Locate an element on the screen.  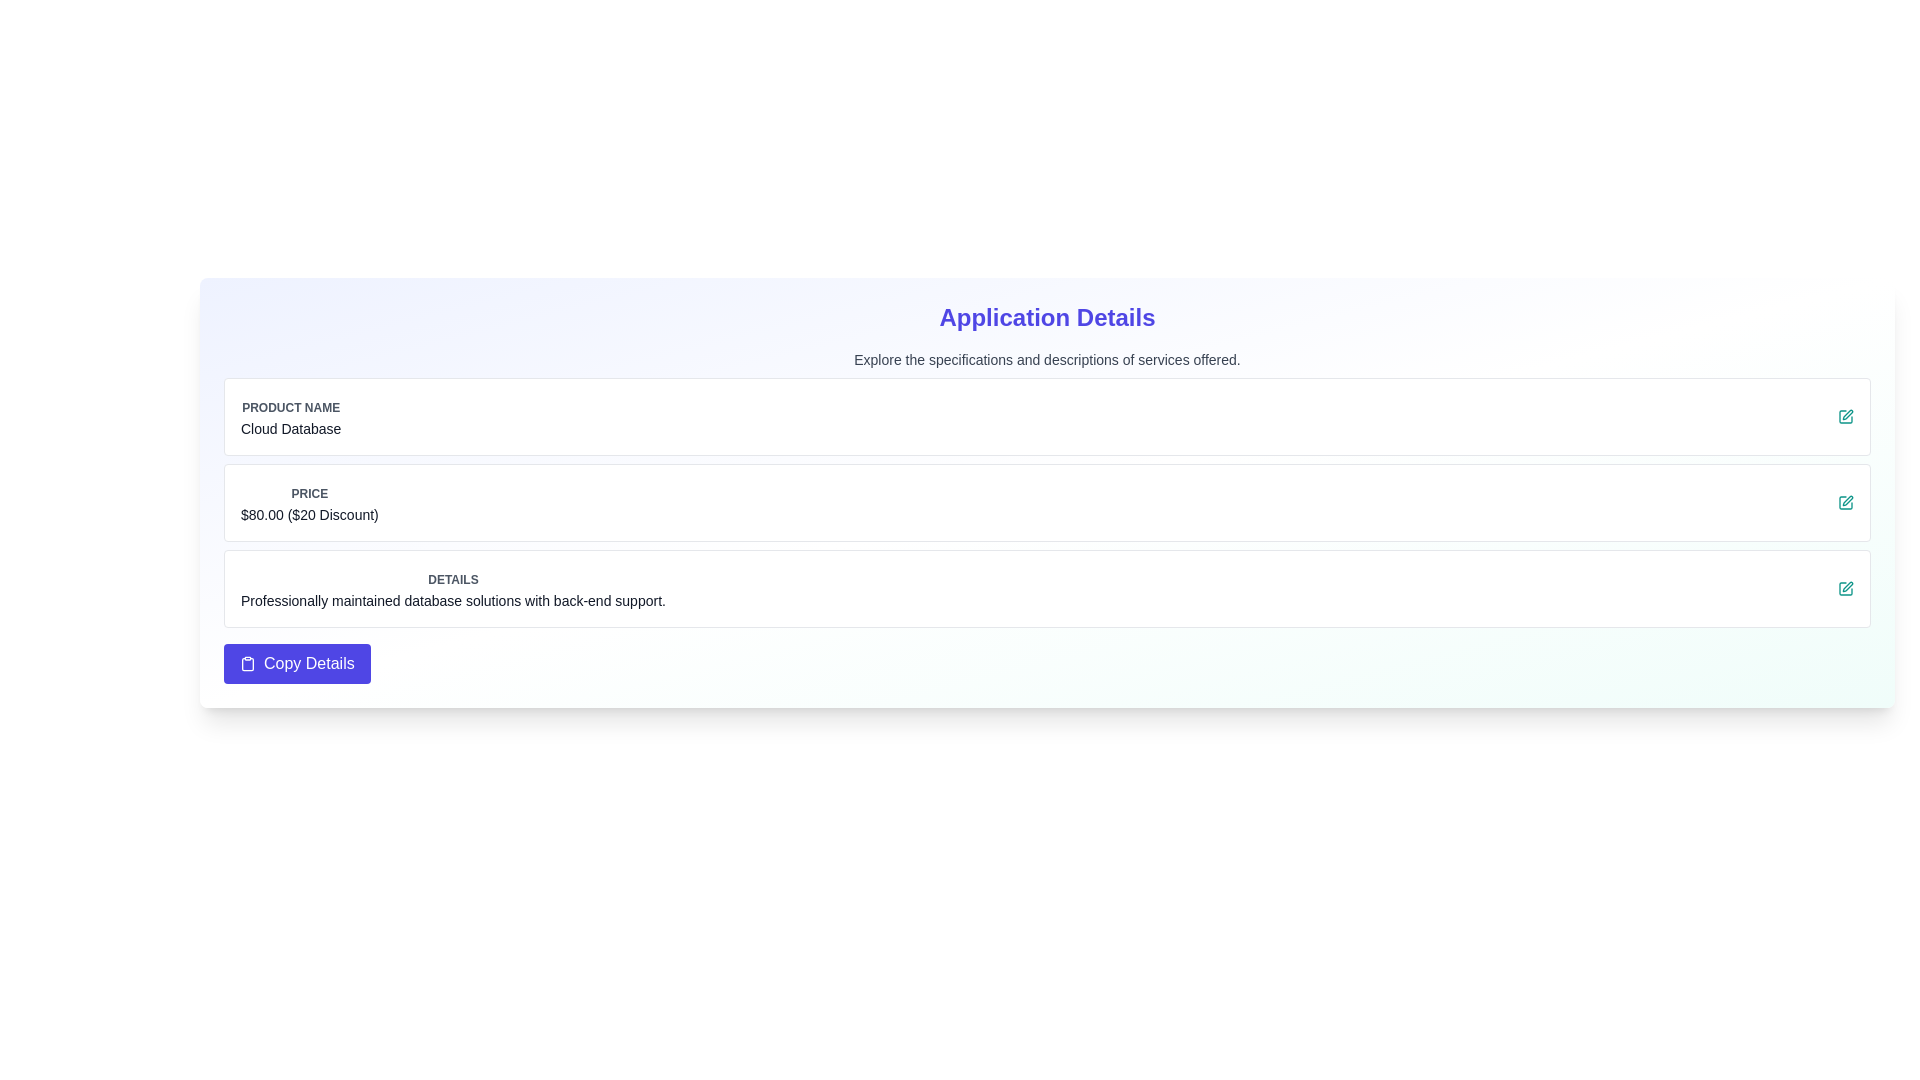
the static text displaying 'Professionally maintained database solutions with back-end support.' located in the 'Details' section below the 'Details' heading is located at coordinates (452, 600).